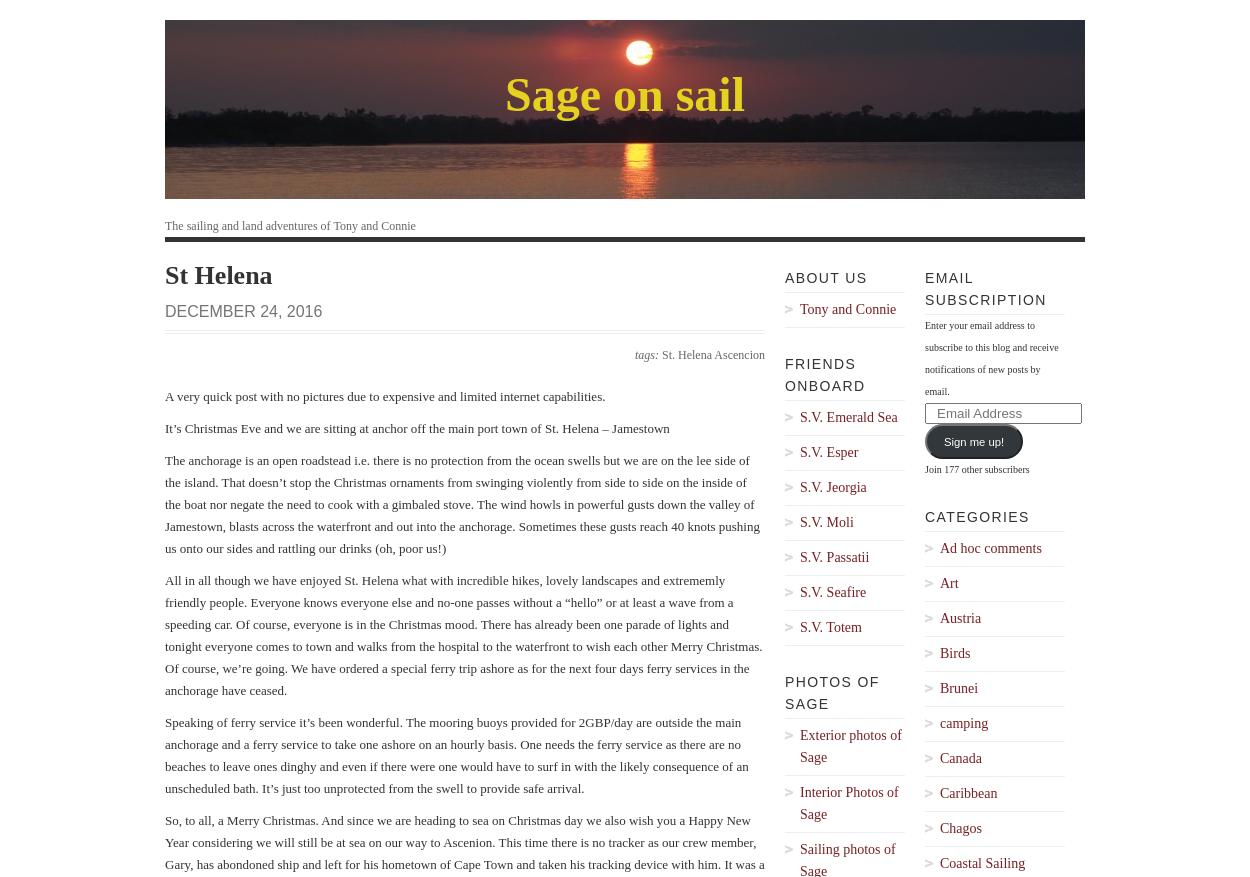  I want to click on 'The sailing and land adventures of Tony and Connie', so click(290, 225).